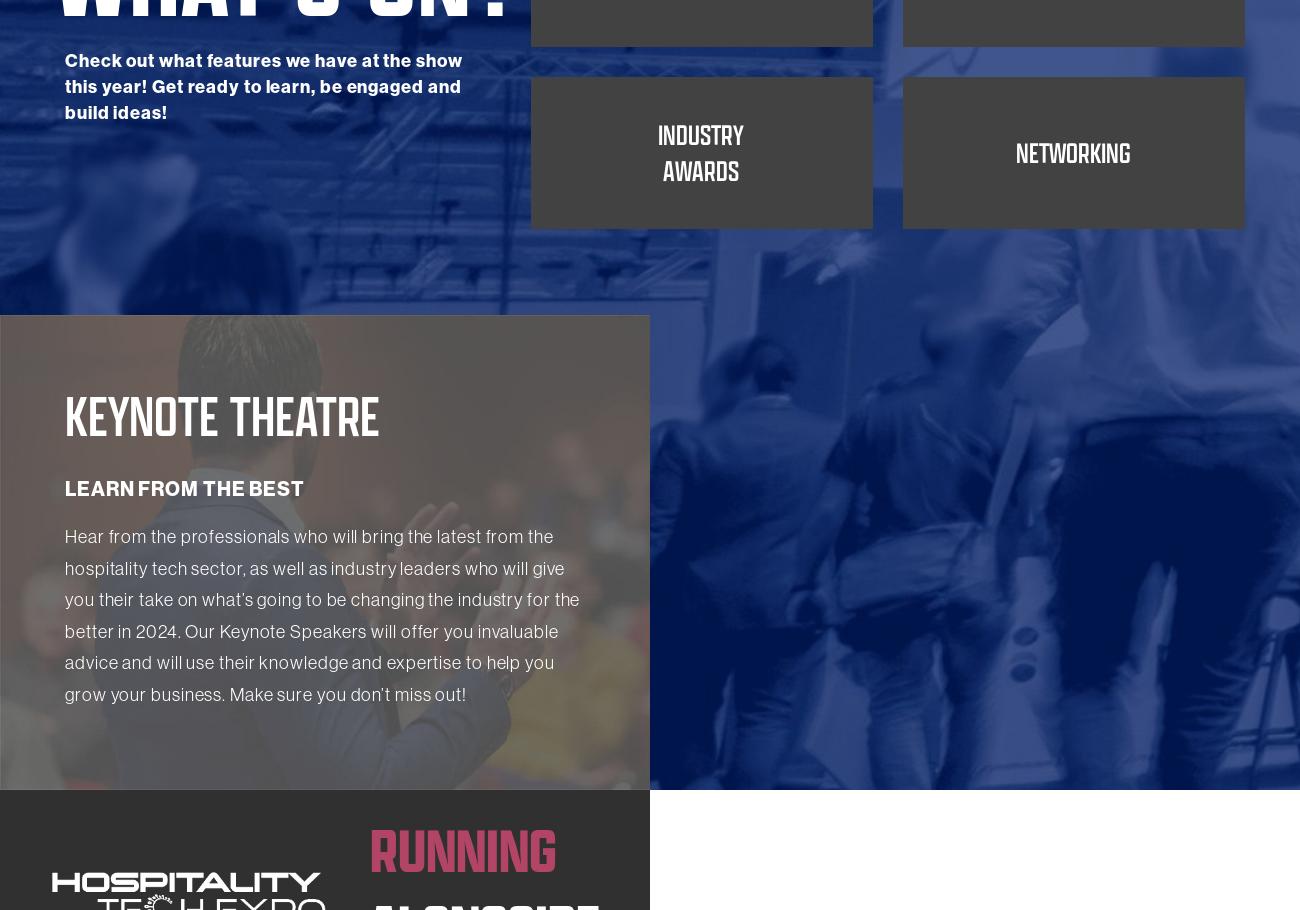 This screenshot has height=910, width=1300. Describe the element at coordinates (221, 544) in the screenshot. I see `'Keynote Theatre'` at that location.